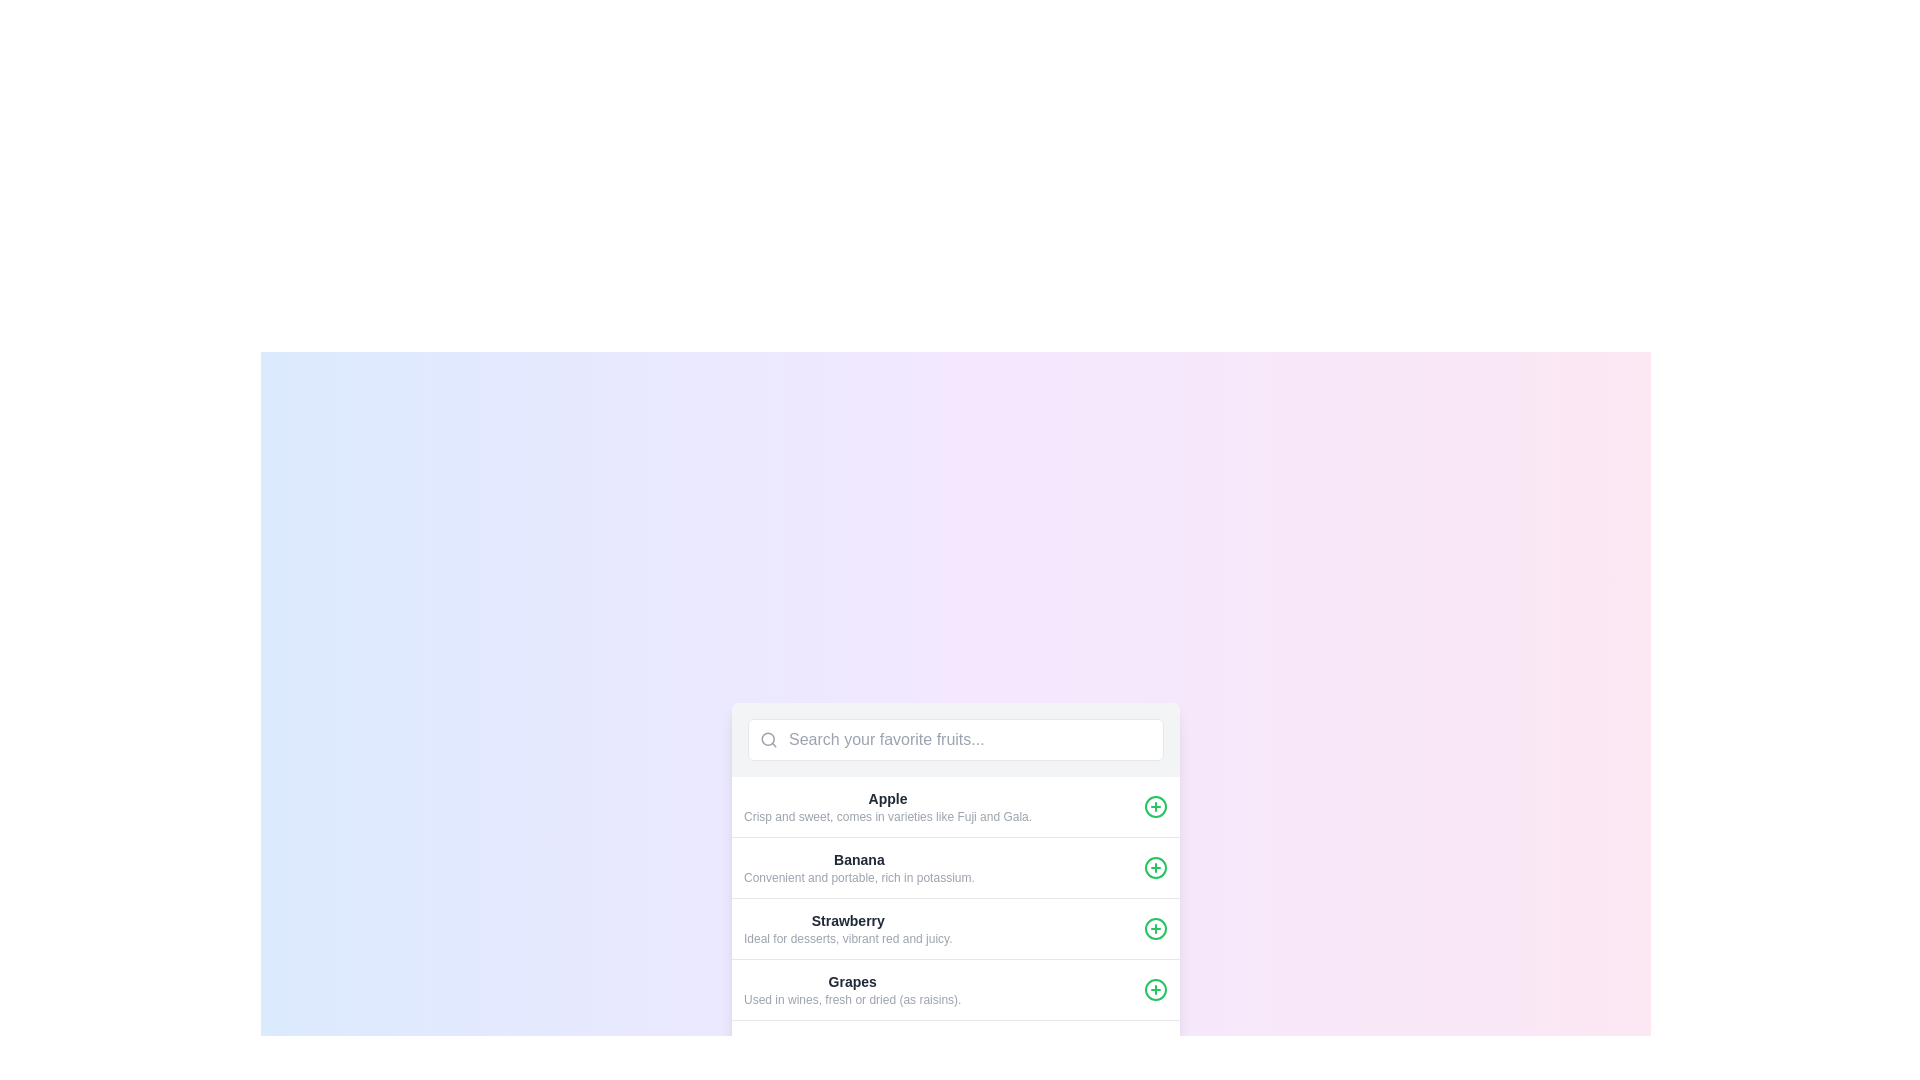 The height and width of the screenshot is (1080, 1920). I want to click on the Text Label indicating the fruit type 'Grapes', which serves as the title for the last item in the vertical list of fruits, so click(852, 981).